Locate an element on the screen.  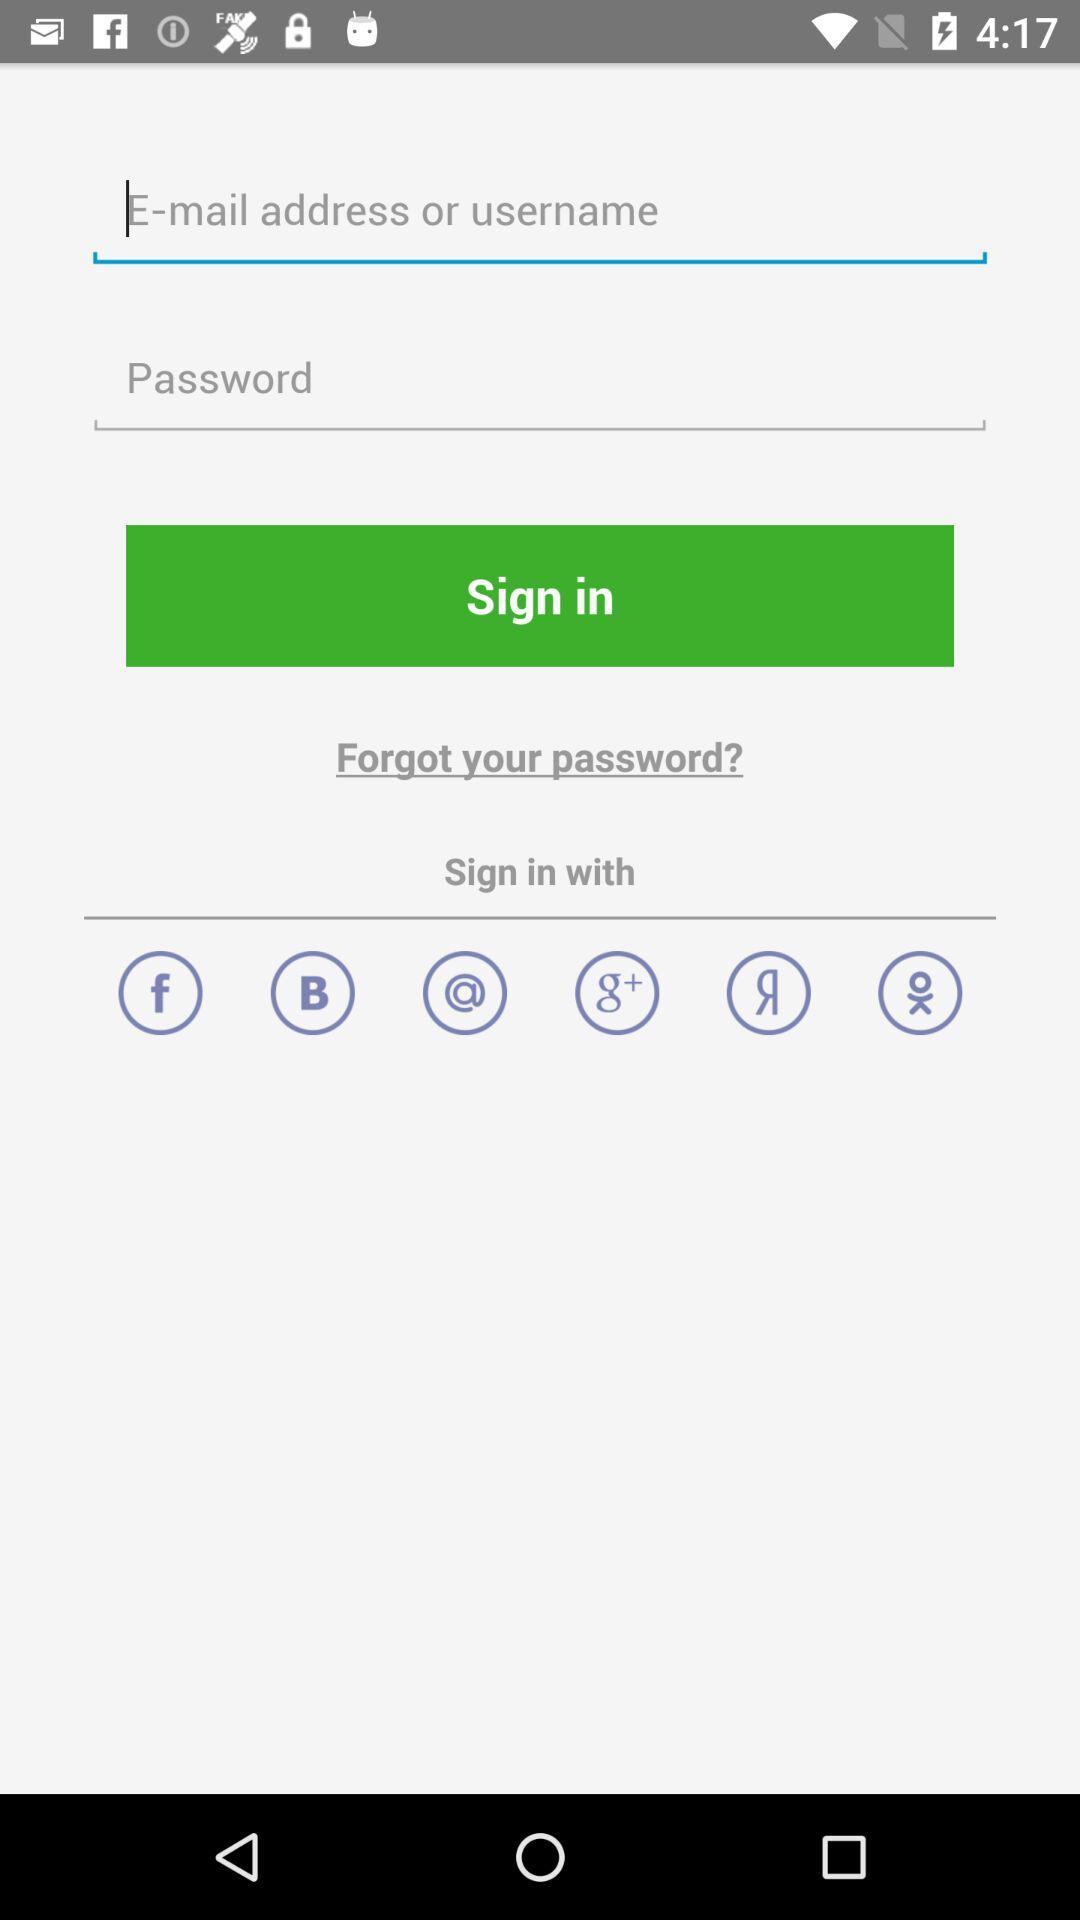
second option from right in the bottom is located at coordinates (767, 982).